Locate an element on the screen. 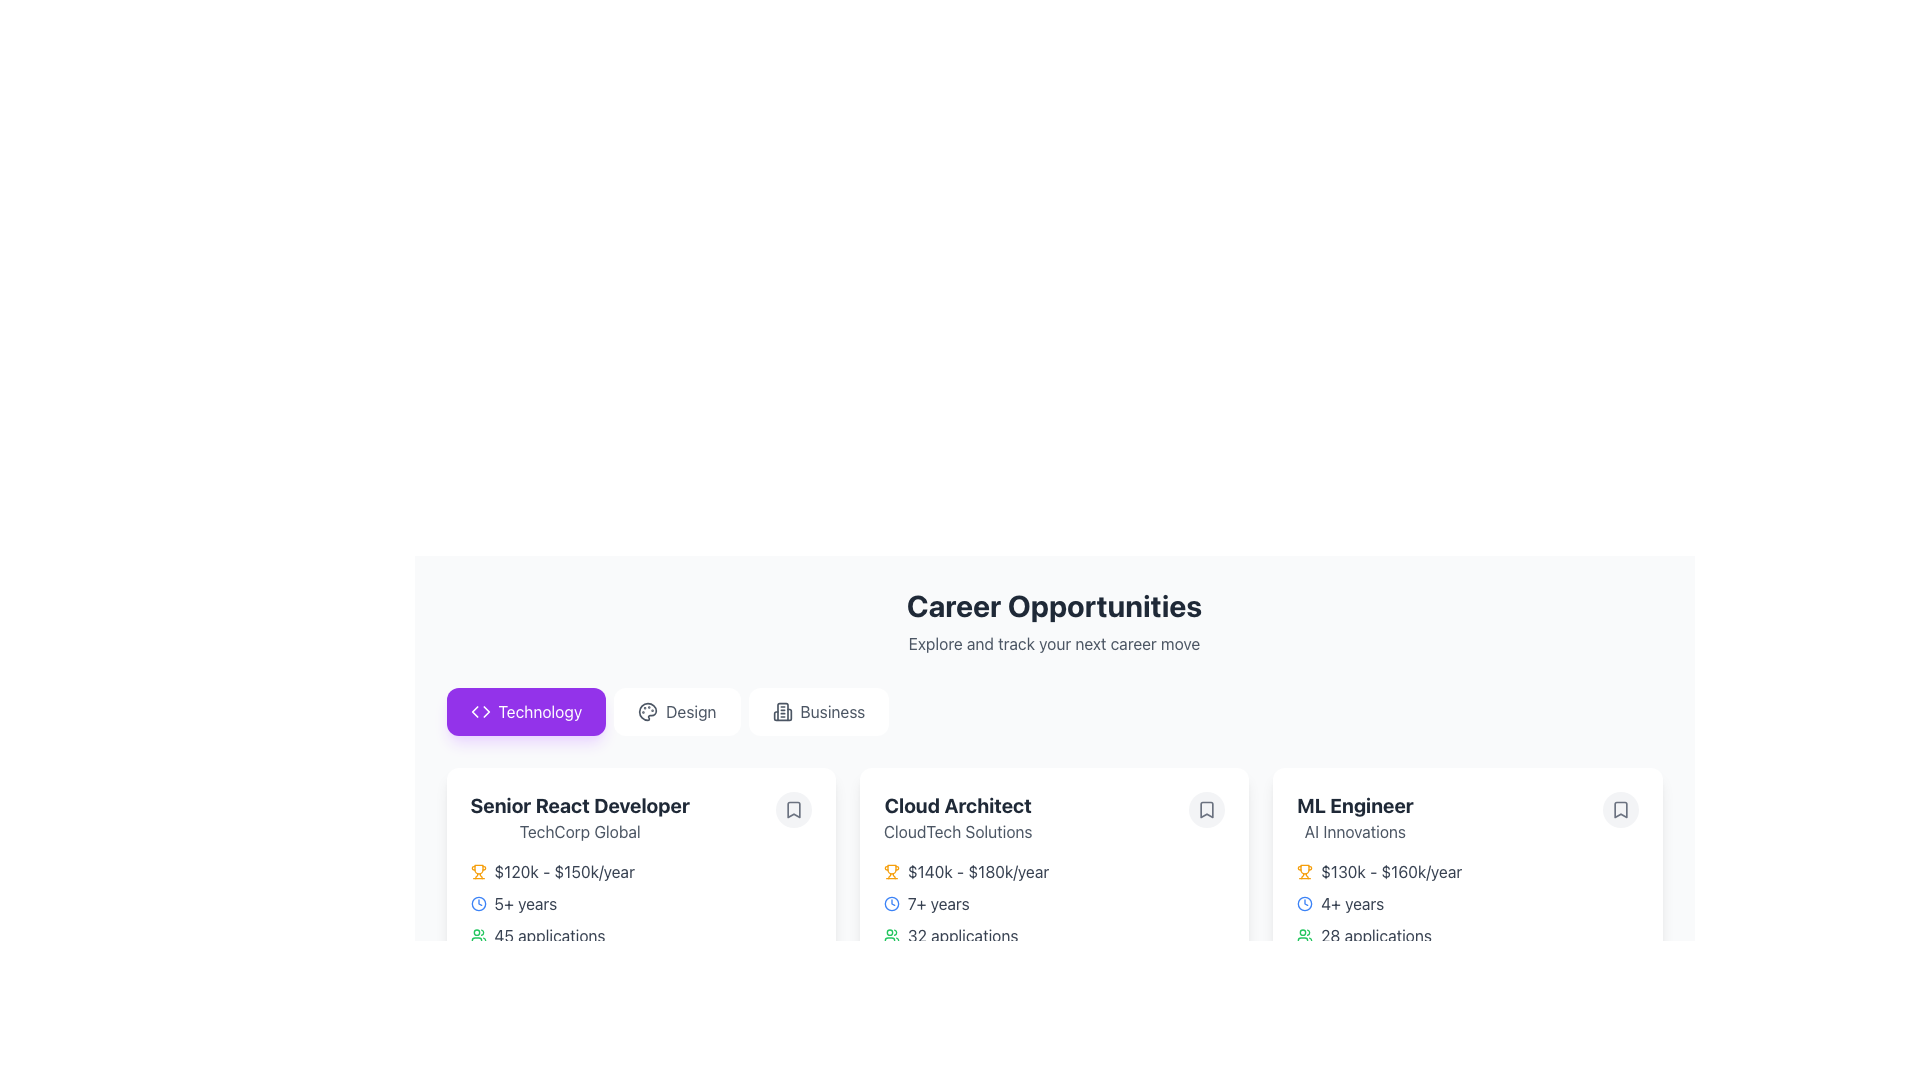 This screenshot has width=1920, height=1080. textual header displaying 'Career Opportunities' and its subtitle 'Explore and track your next career move', which is located at the top center of the content section is located at coordinates (1053, 620).